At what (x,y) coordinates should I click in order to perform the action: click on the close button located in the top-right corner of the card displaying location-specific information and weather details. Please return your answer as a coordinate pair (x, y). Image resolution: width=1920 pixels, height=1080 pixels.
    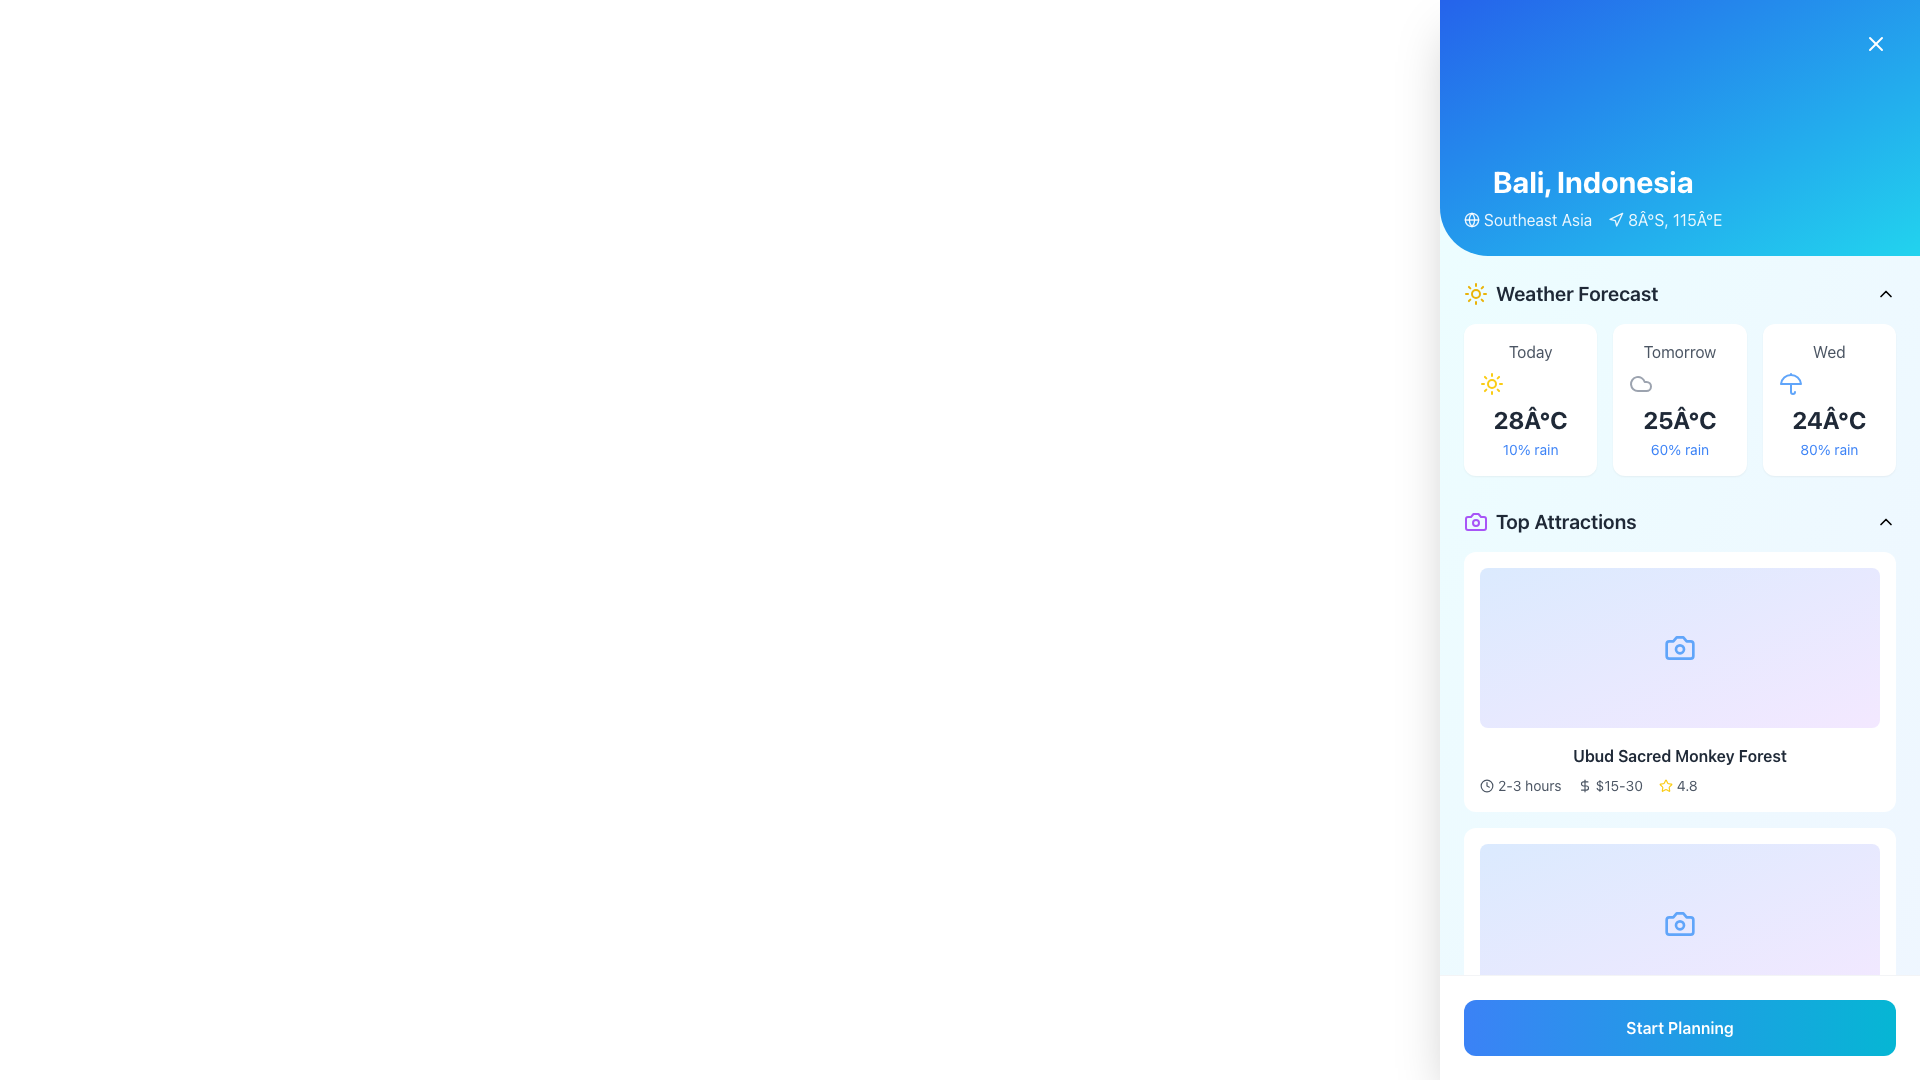
    Looking at the image, I should click on (1875, 43).